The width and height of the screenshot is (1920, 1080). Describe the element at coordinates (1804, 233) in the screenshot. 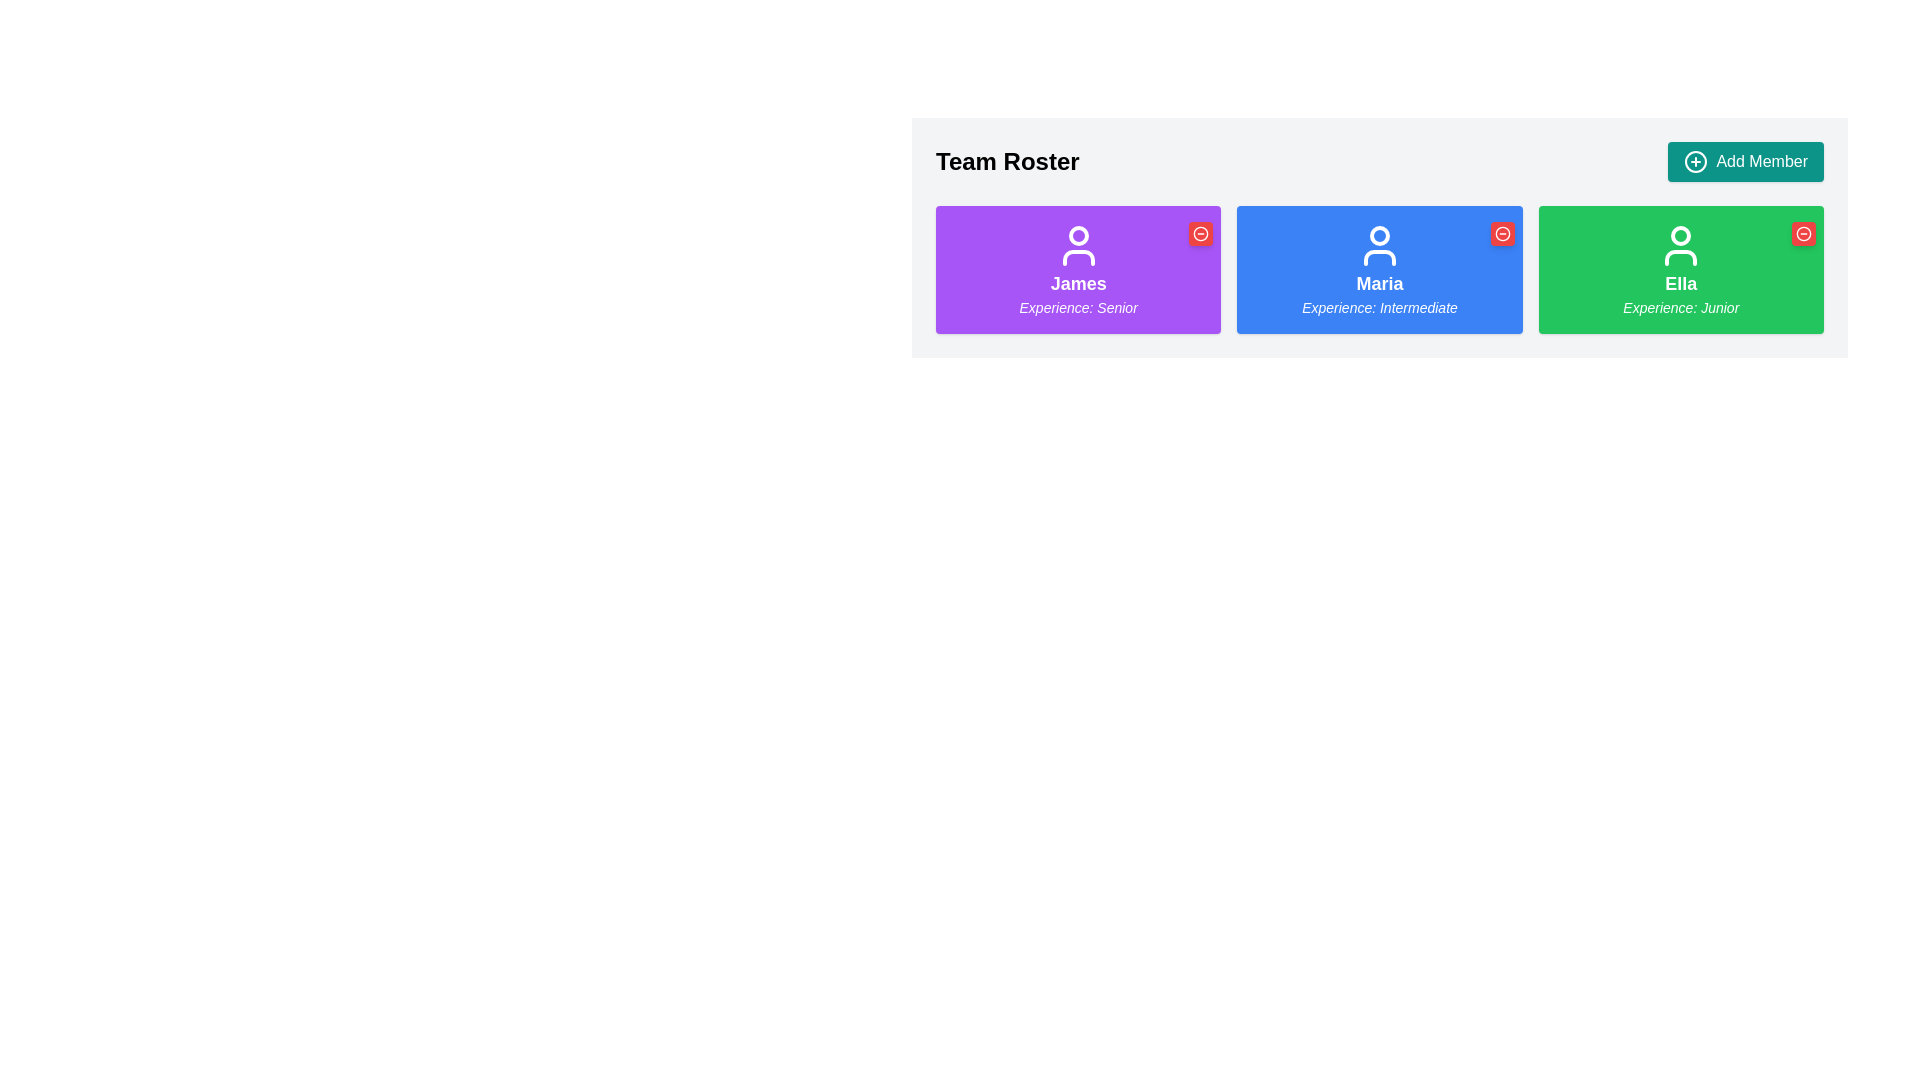

I see `the circular red button with a minus sign icon located at the top-right corner of the 'Ella' card` at that location.